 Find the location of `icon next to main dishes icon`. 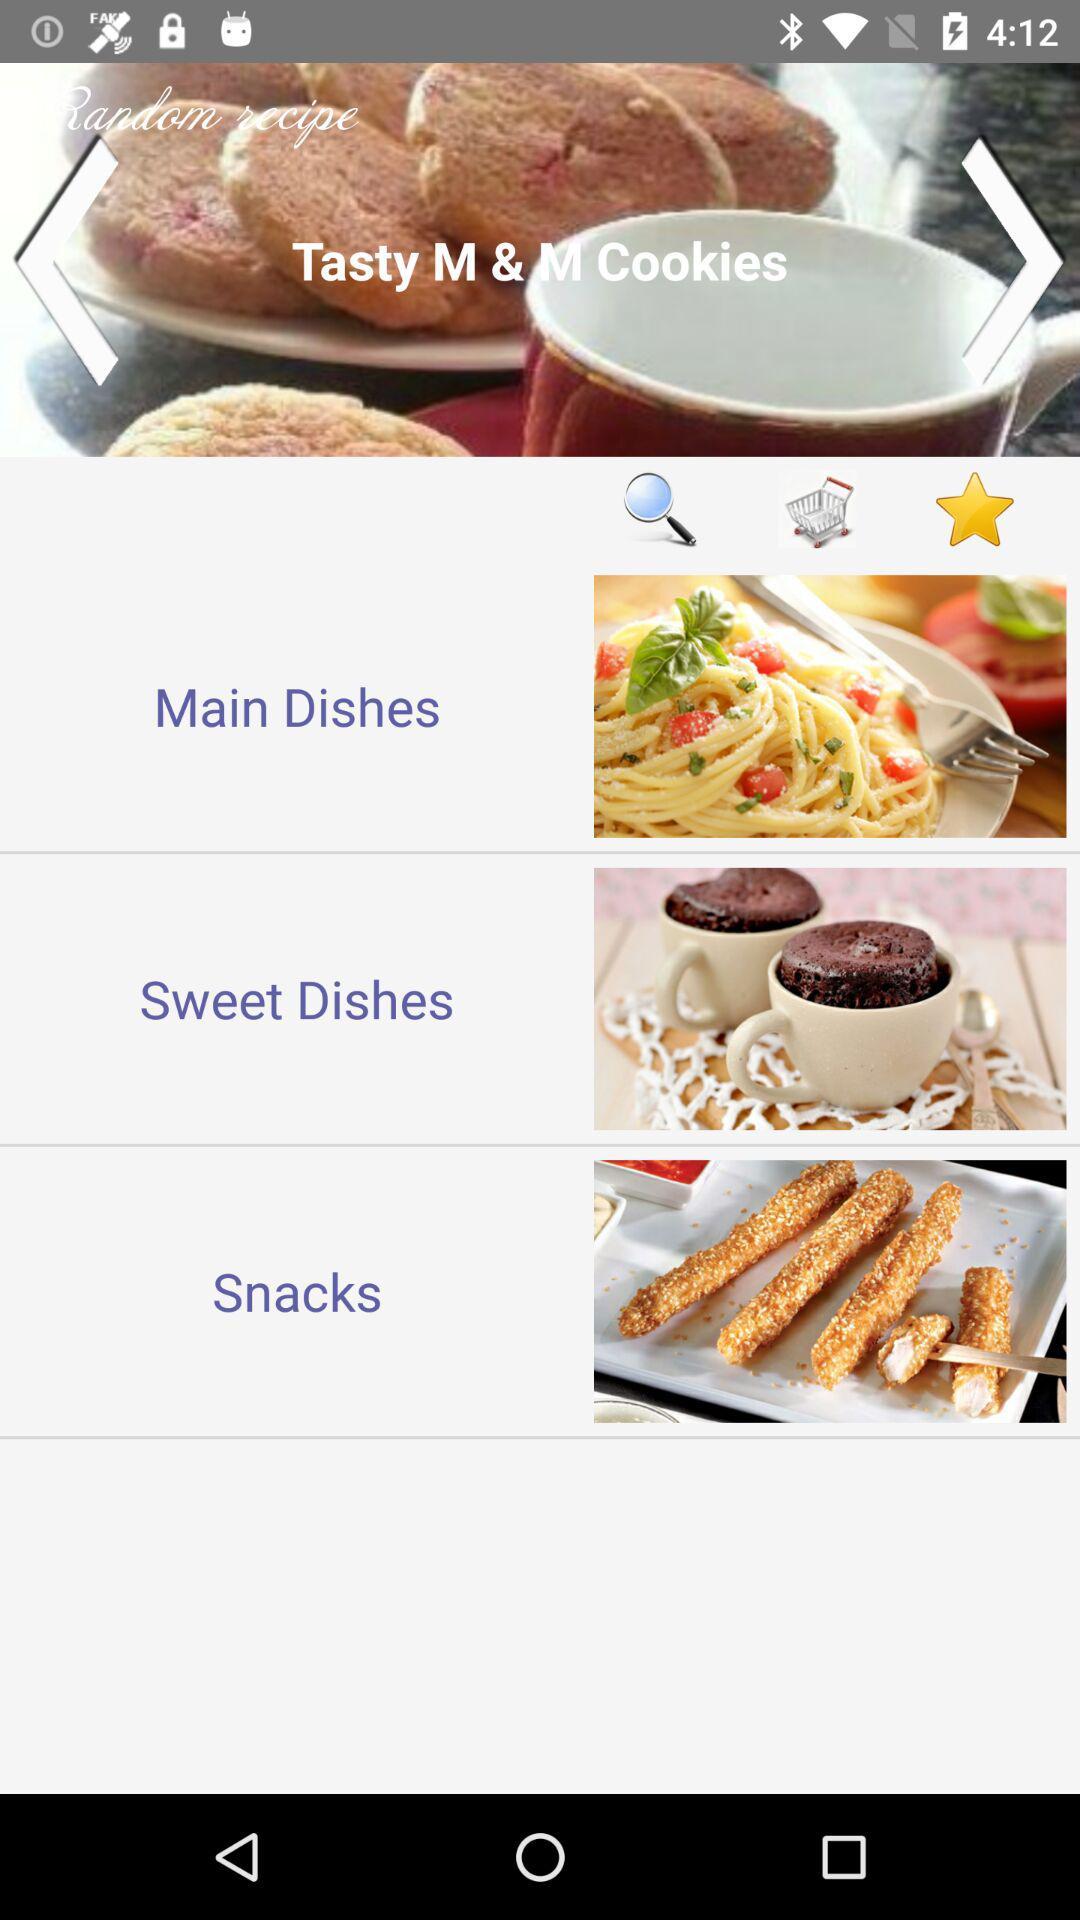

icon next to main dishes icon is located at coordinates (659, 509).